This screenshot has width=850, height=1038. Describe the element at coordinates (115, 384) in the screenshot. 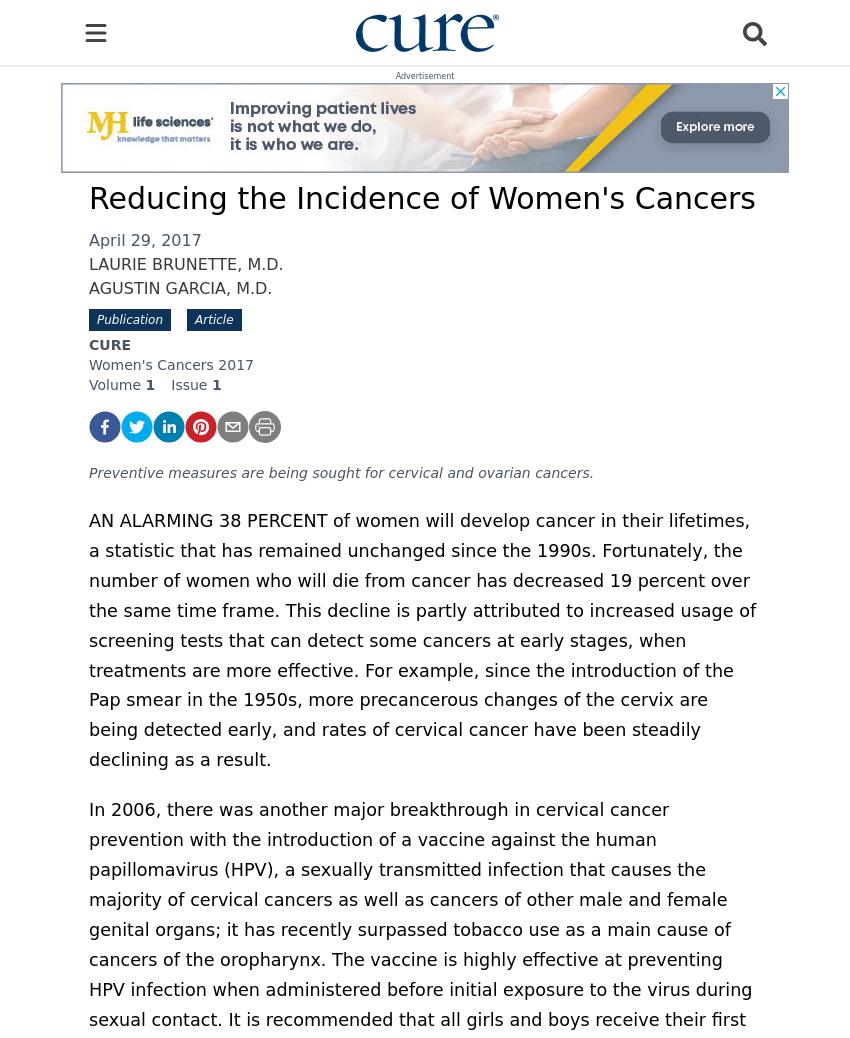

I see `'Volume'` at that location.